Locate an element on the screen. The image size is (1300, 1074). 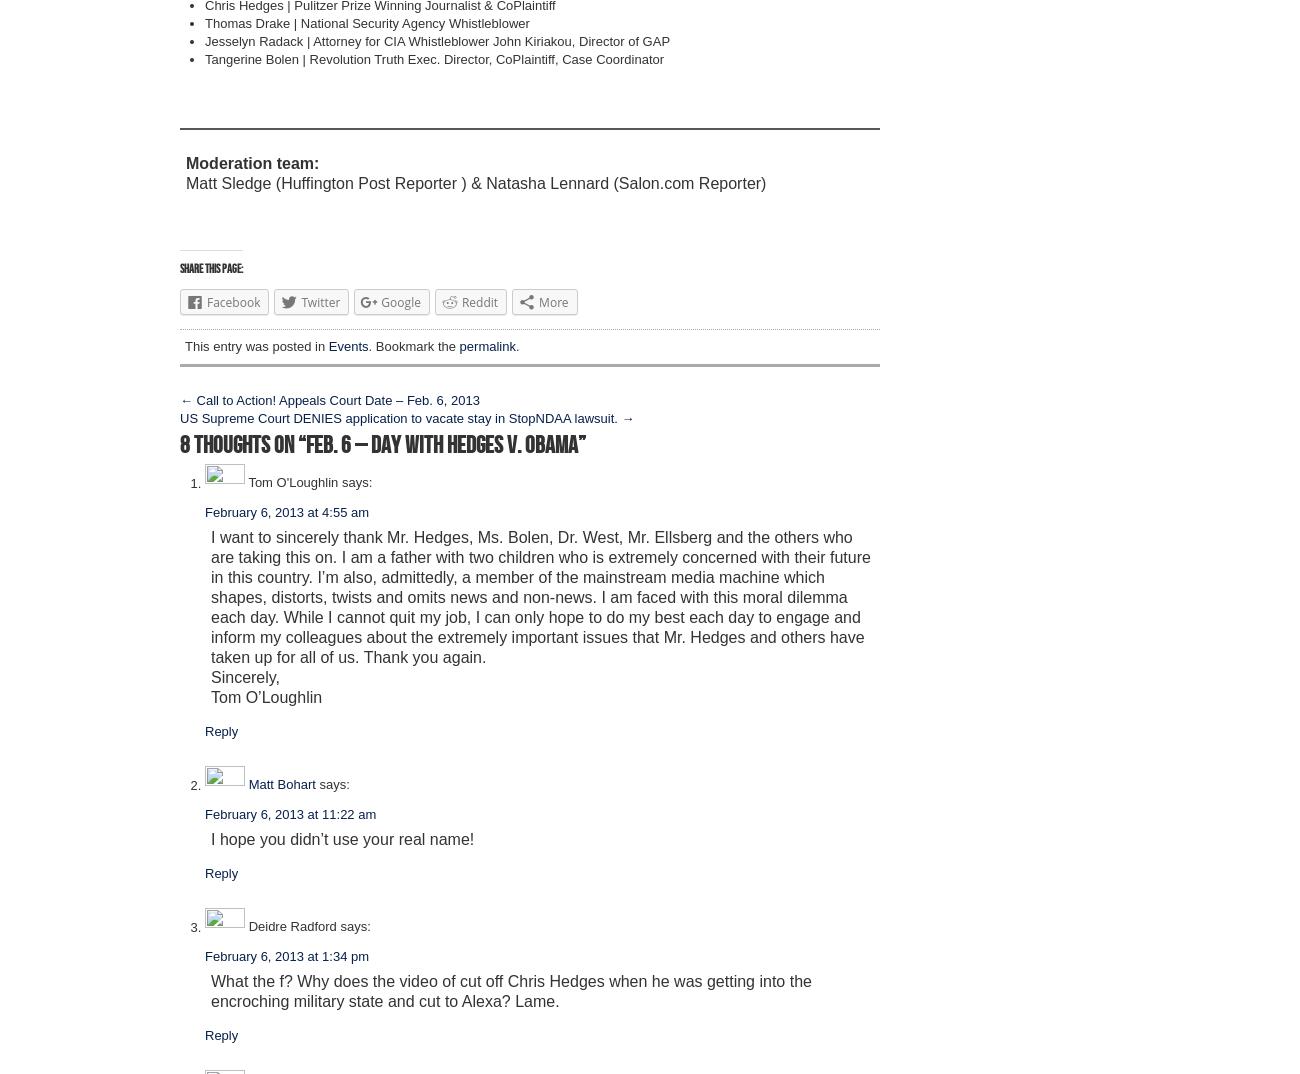
'Facebook' is located at coordinates (232, 302).